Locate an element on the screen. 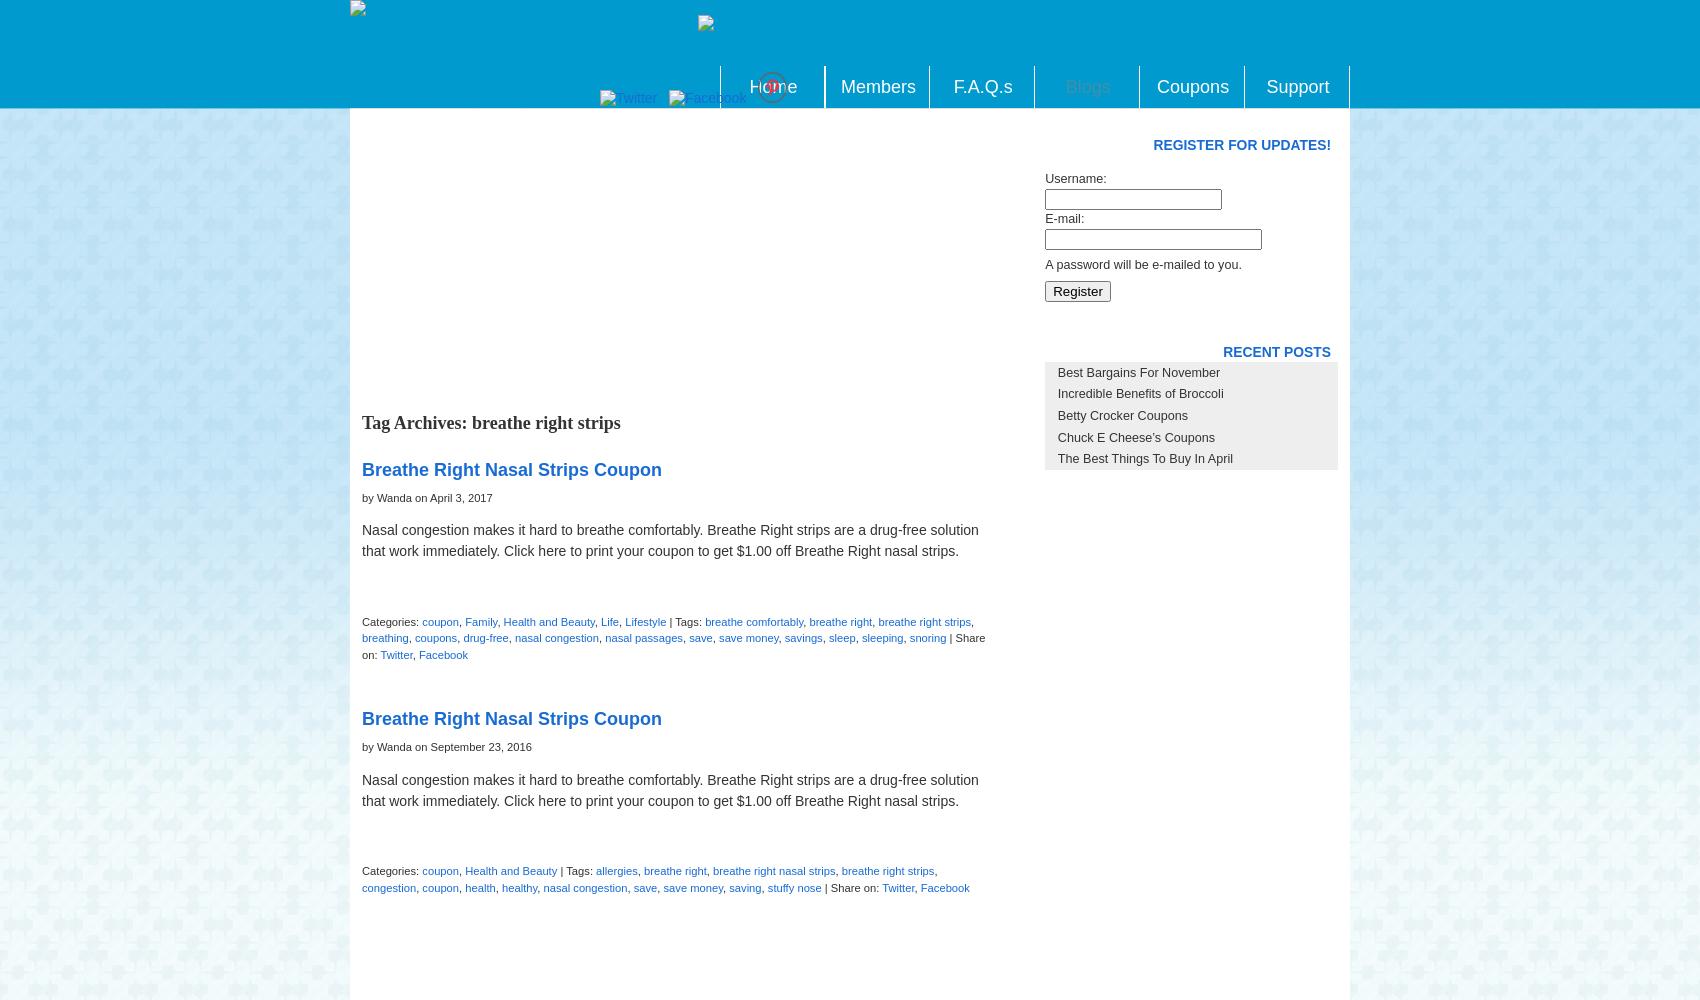 The image size is (1700, 1000). 'Register for updates!' is located at coordinates (1241, 144).